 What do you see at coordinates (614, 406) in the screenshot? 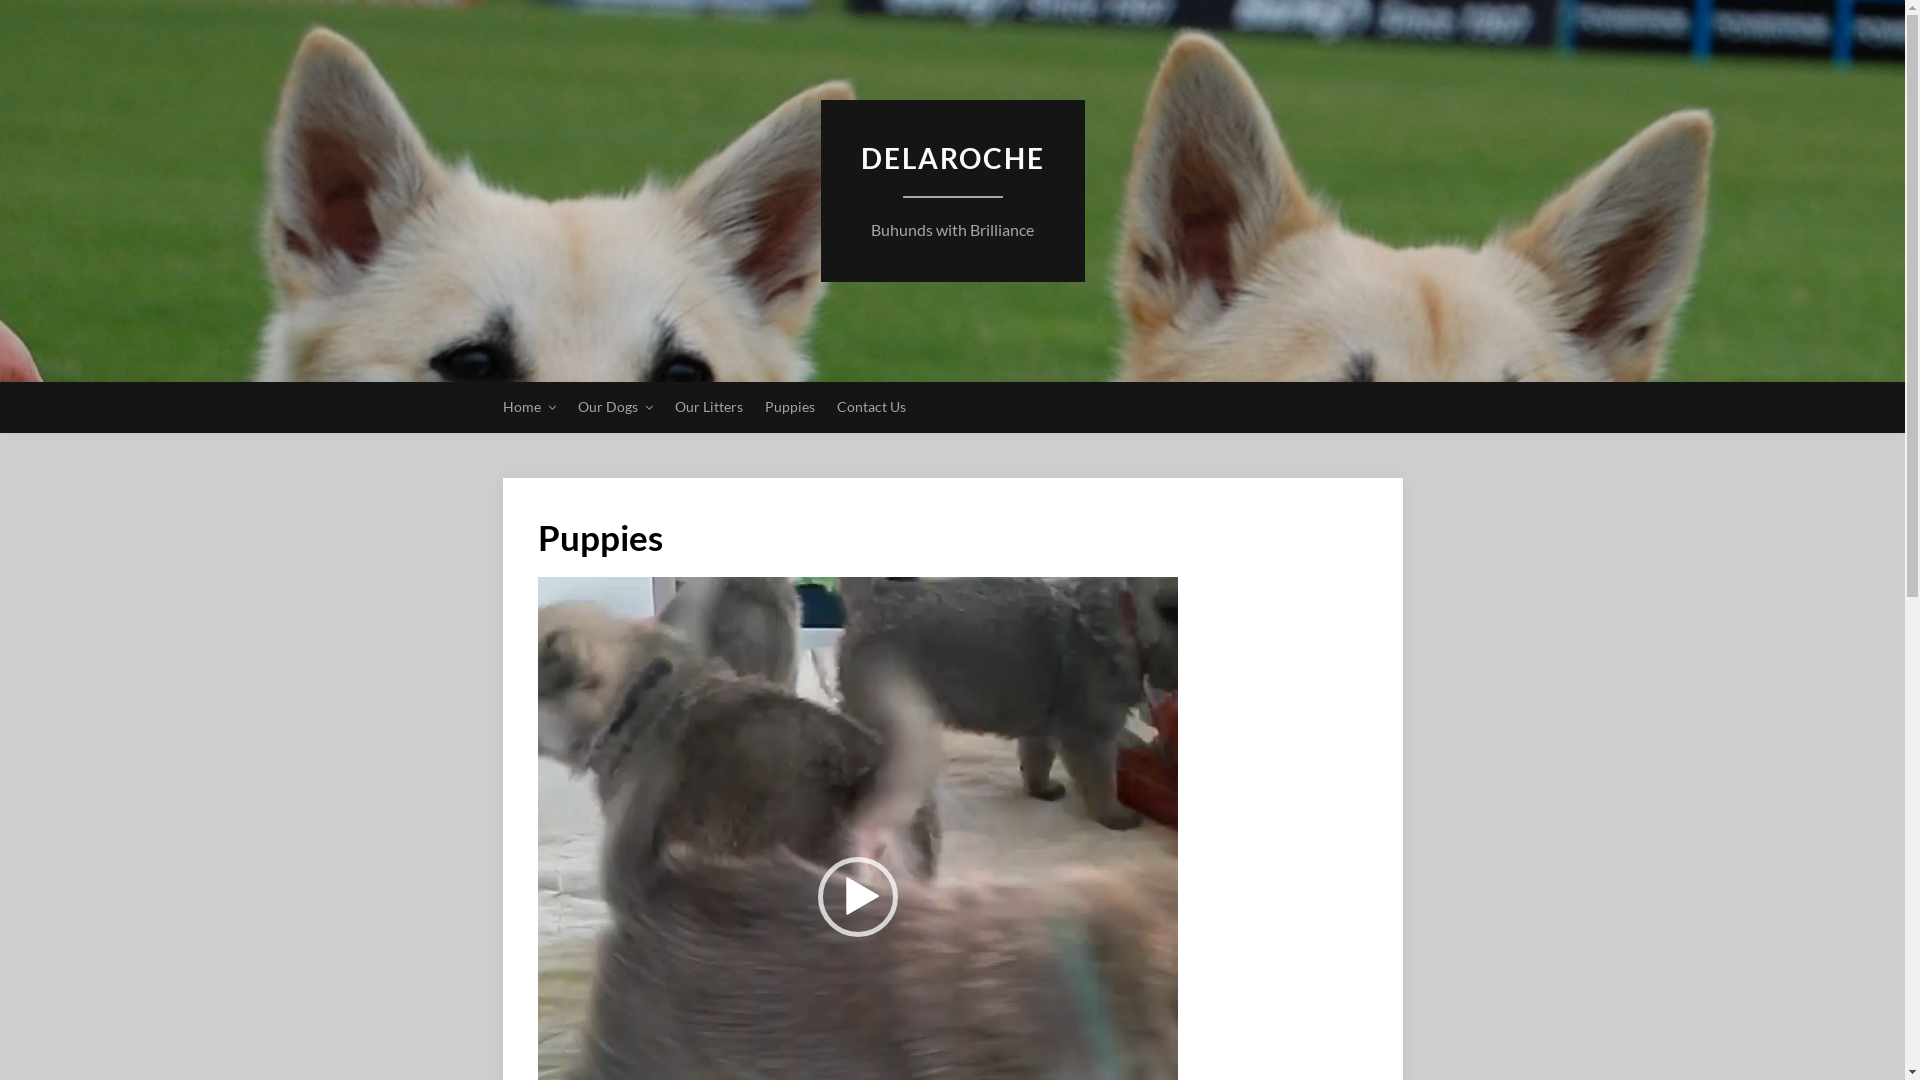
I see `'Our Dogs'` at bounding box center [614, 406].